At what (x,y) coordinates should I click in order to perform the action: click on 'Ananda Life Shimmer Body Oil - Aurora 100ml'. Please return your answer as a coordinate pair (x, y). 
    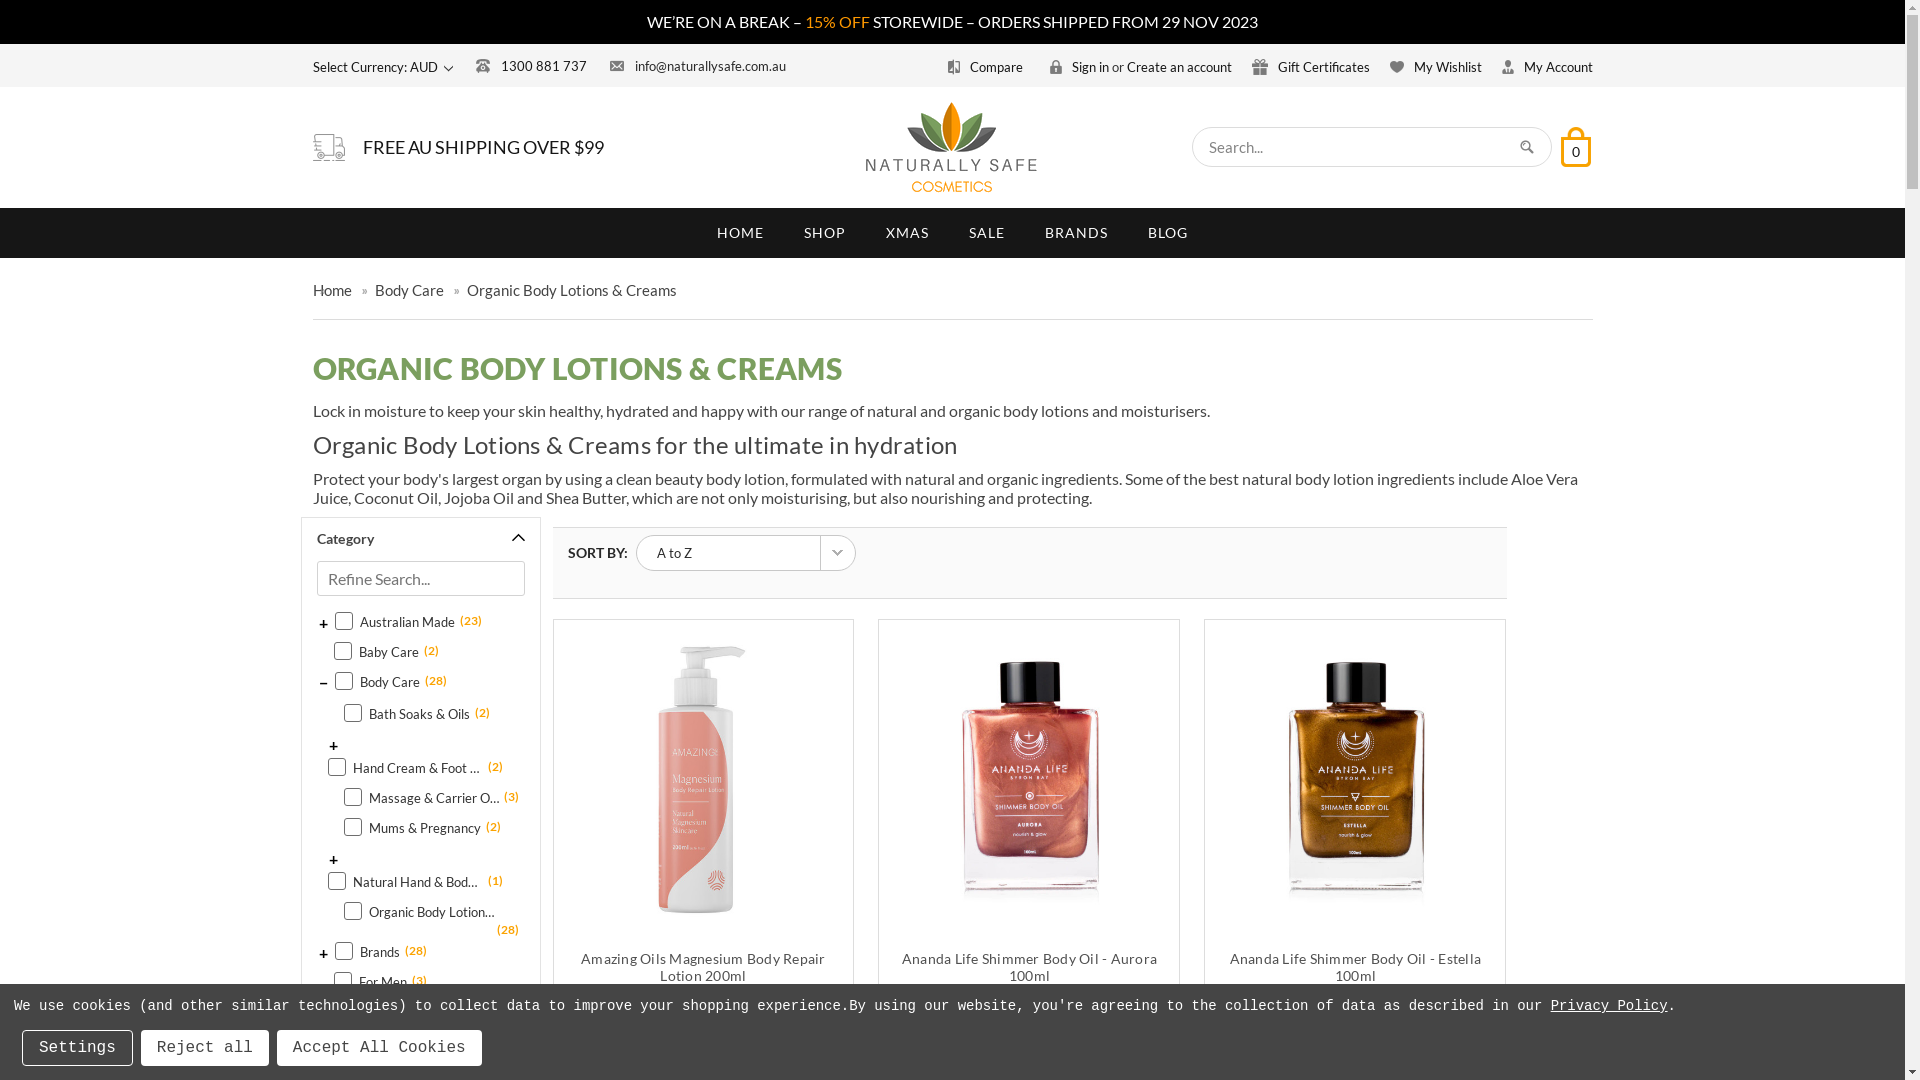
    Looking at the image, I should click on (1028, 778).